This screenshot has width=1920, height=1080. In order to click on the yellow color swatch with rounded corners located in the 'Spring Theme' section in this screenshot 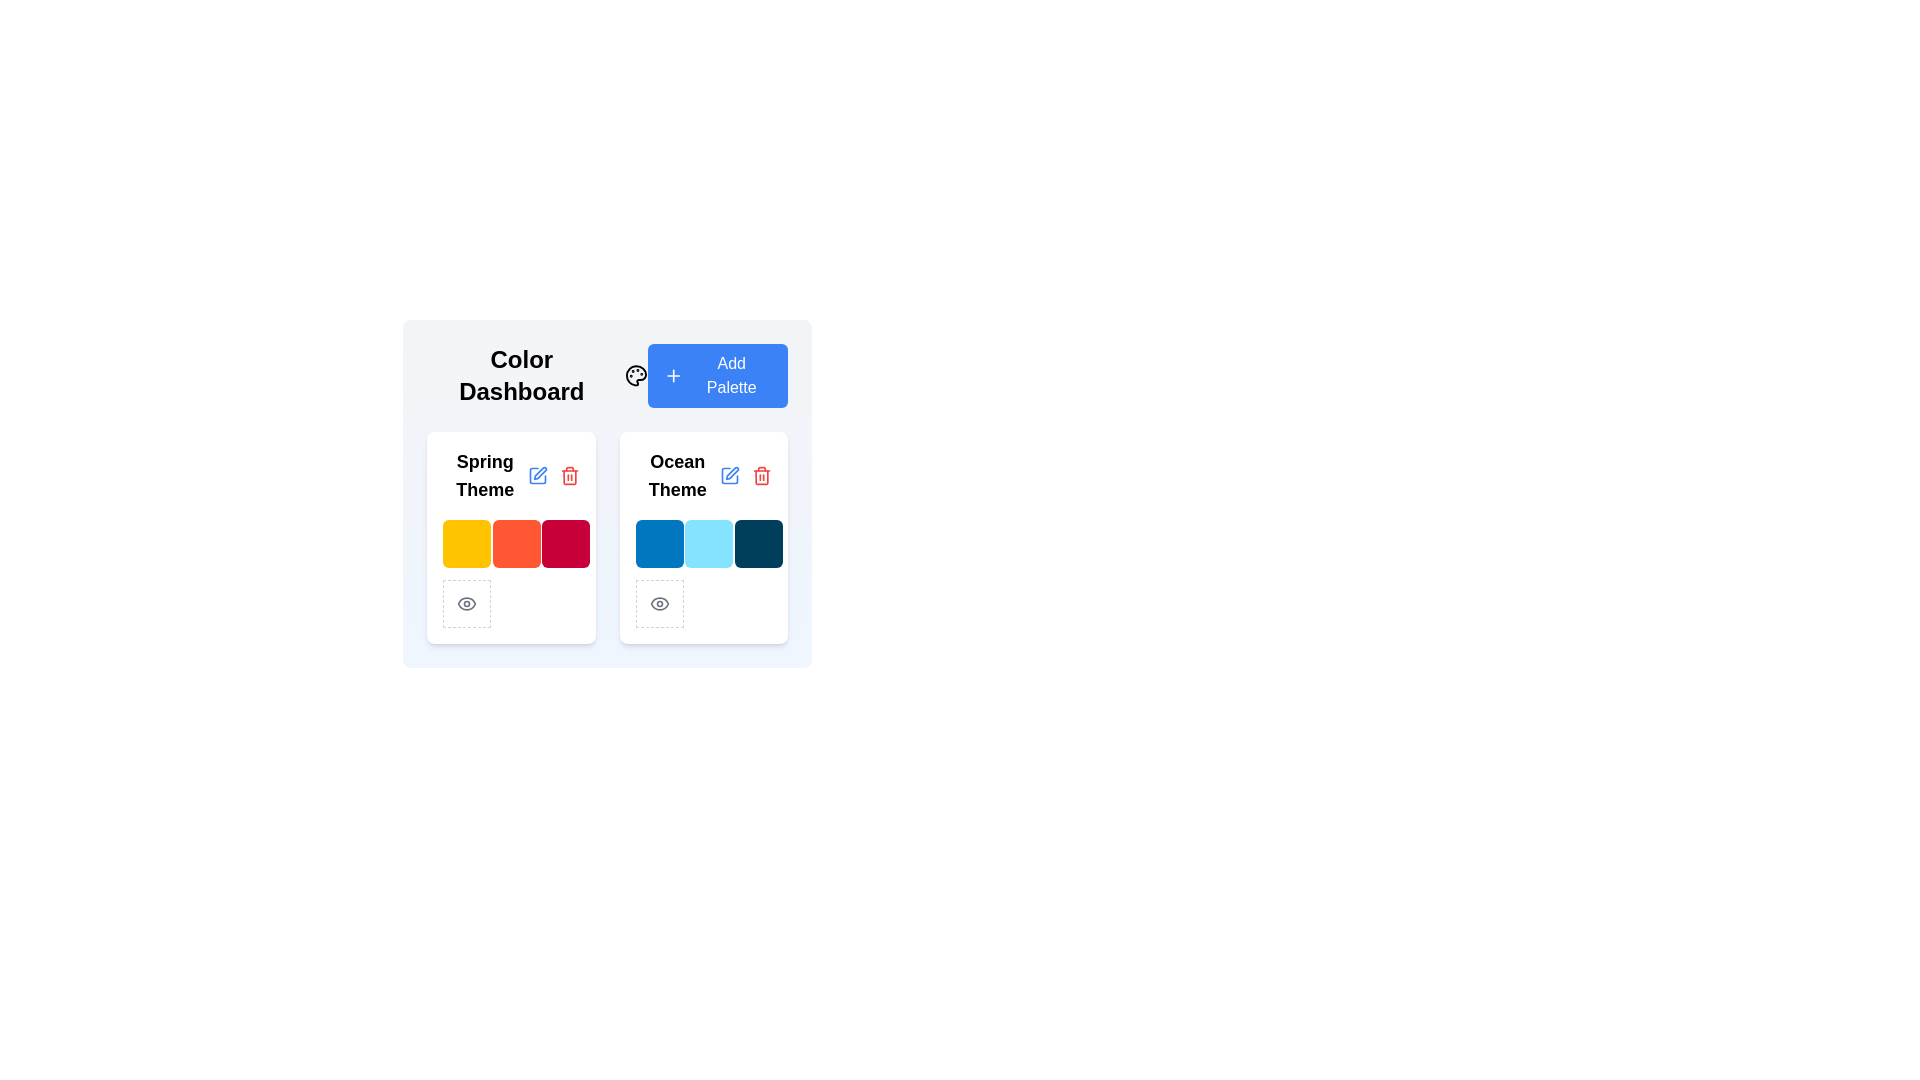, I will do `click(465, 543)`.